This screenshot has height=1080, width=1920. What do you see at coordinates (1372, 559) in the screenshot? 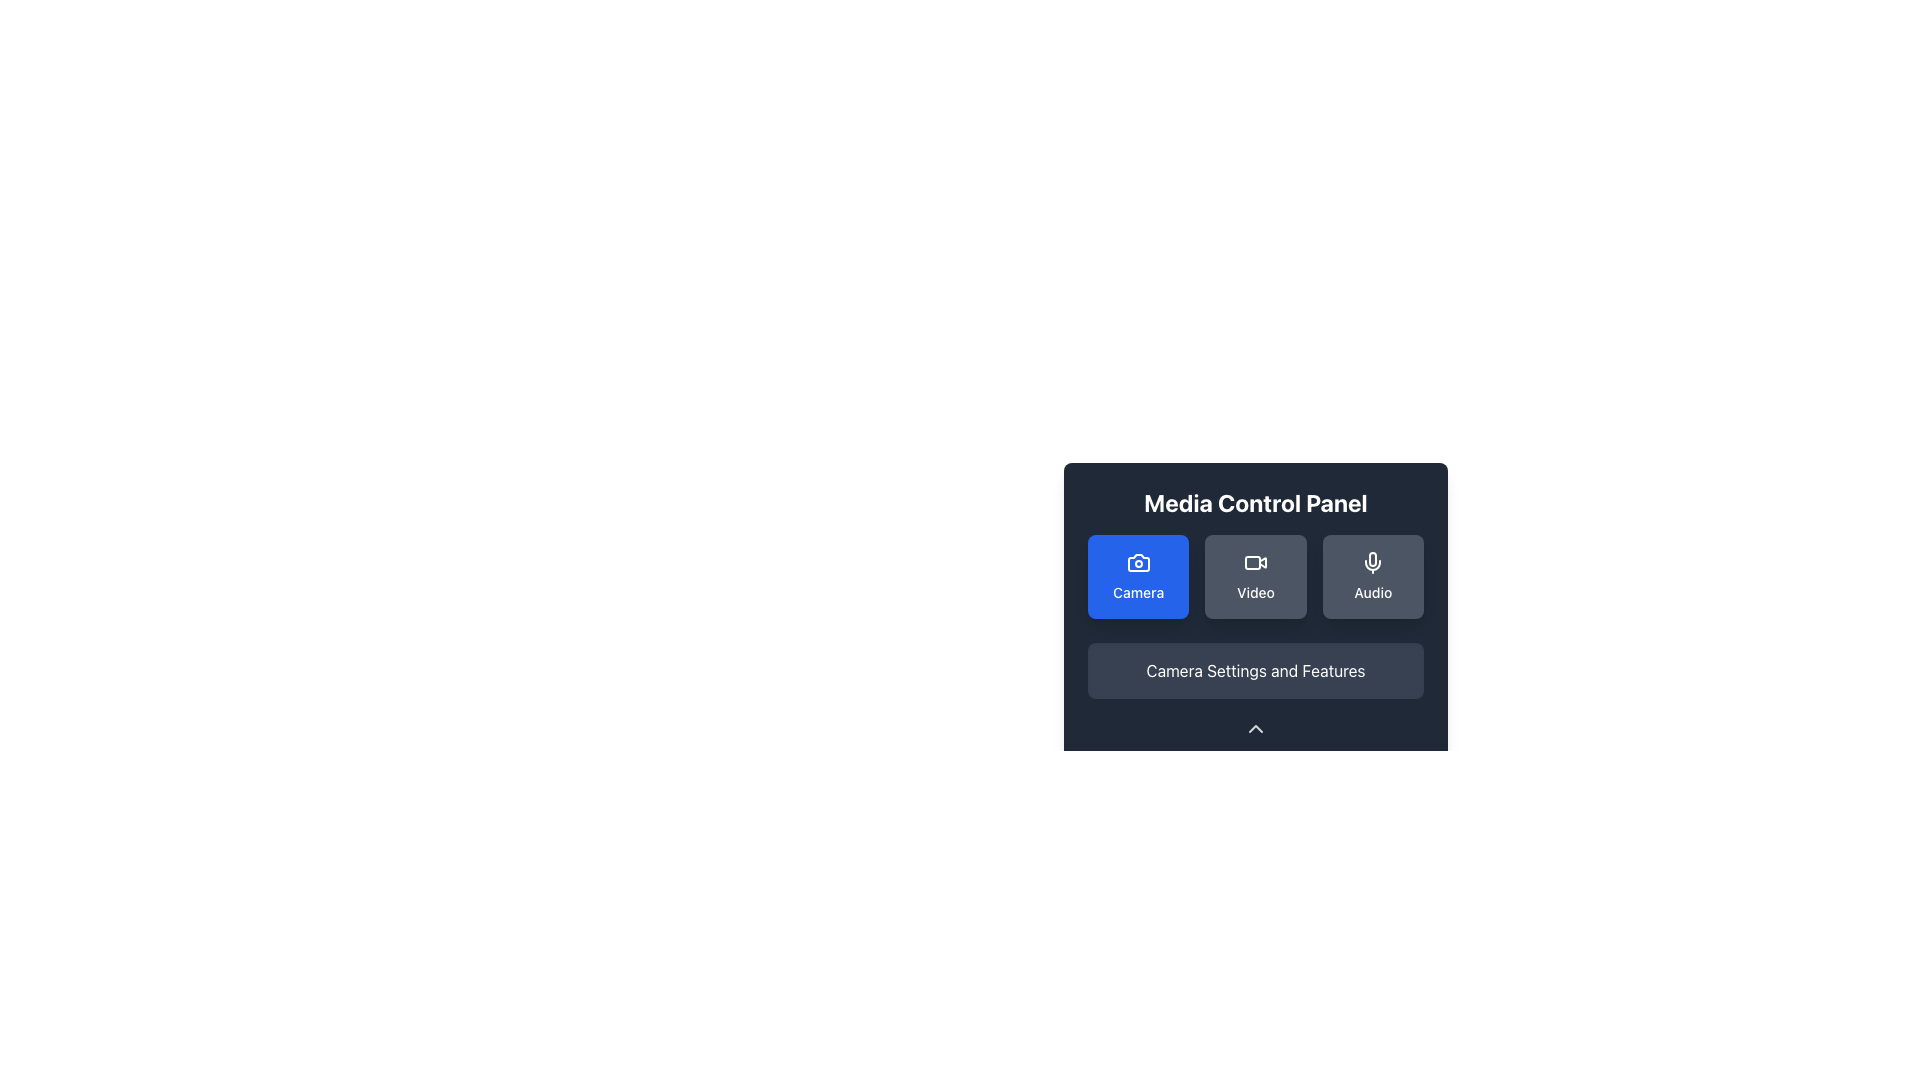
I see `the microphone icon located in the Media Control Panel interface, which is a simple vertical oval shape in monochromatic gray tones` at bounding box center [1372, 559].